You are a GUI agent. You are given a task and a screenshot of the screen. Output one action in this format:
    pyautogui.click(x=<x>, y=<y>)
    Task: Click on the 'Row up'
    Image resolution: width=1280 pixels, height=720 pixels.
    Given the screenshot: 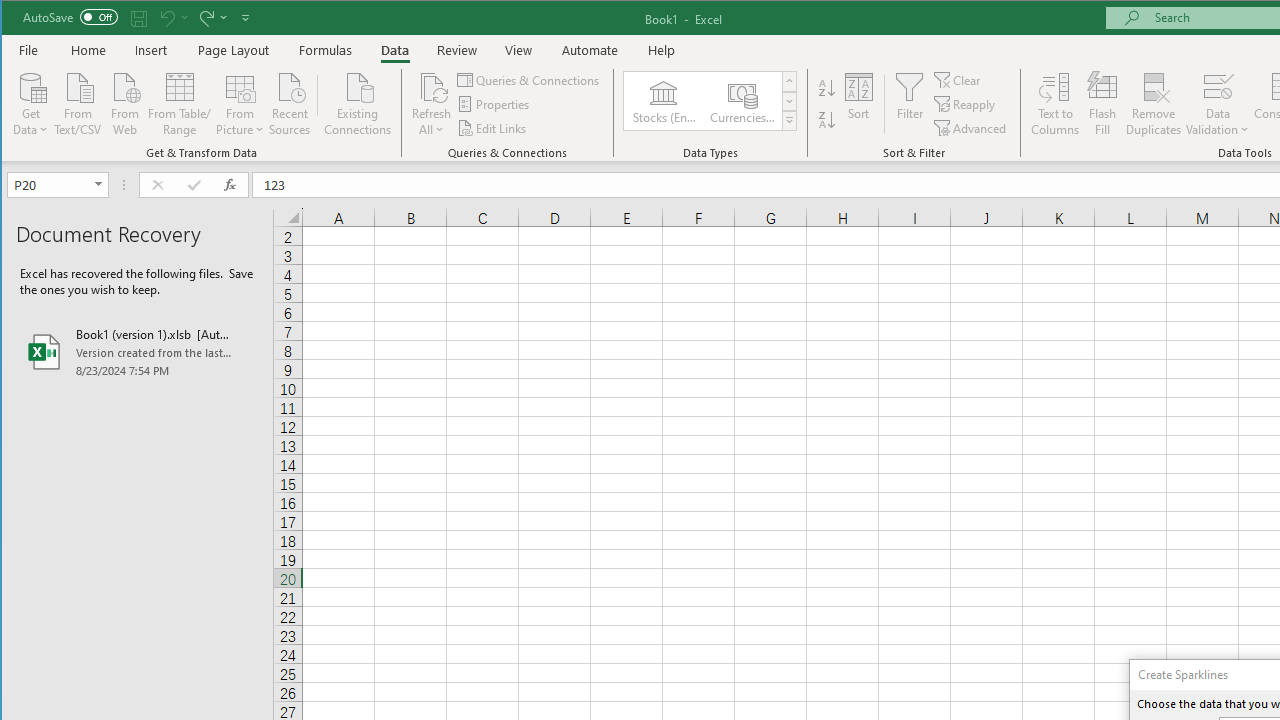 What is the action you would take?
    pyautogui.click(x=788, y=80)
    